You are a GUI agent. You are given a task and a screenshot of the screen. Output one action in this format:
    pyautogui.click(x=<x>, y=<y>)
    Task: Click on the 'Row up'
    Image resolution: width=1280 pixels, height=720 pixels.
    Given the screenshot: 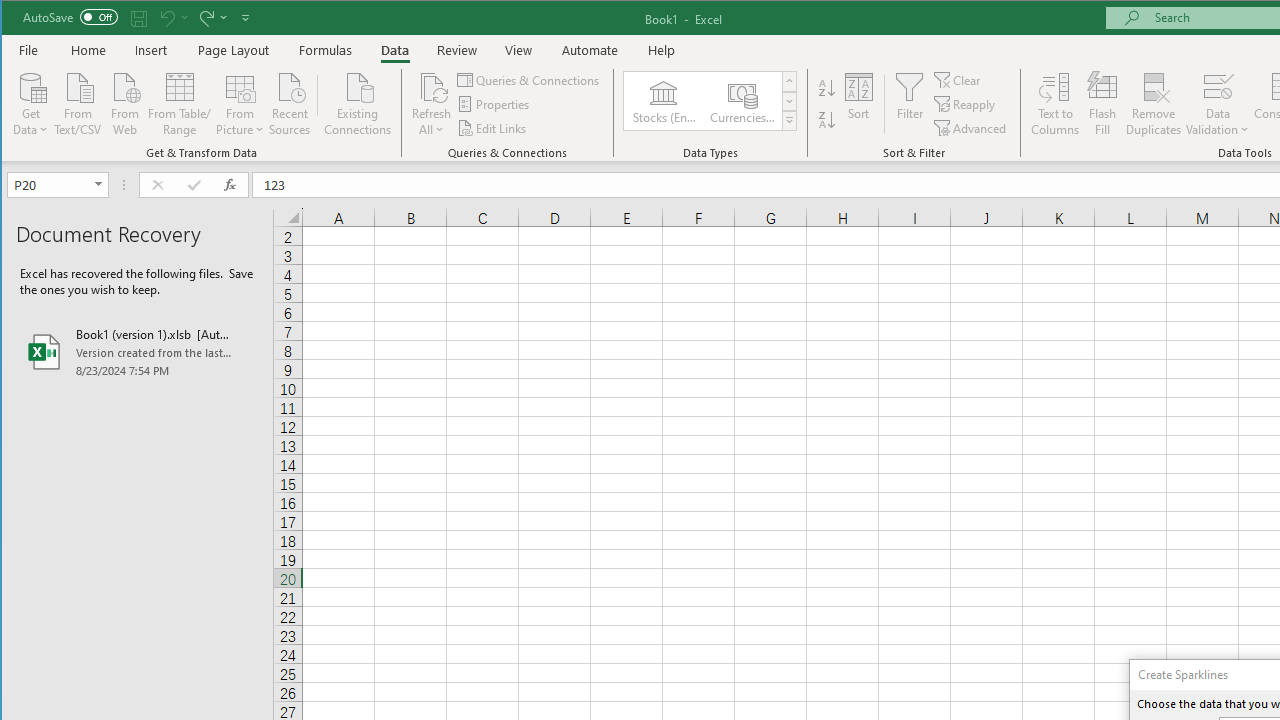 What is the action you would take?
    pyautogui.click(x=788, y=80)
    